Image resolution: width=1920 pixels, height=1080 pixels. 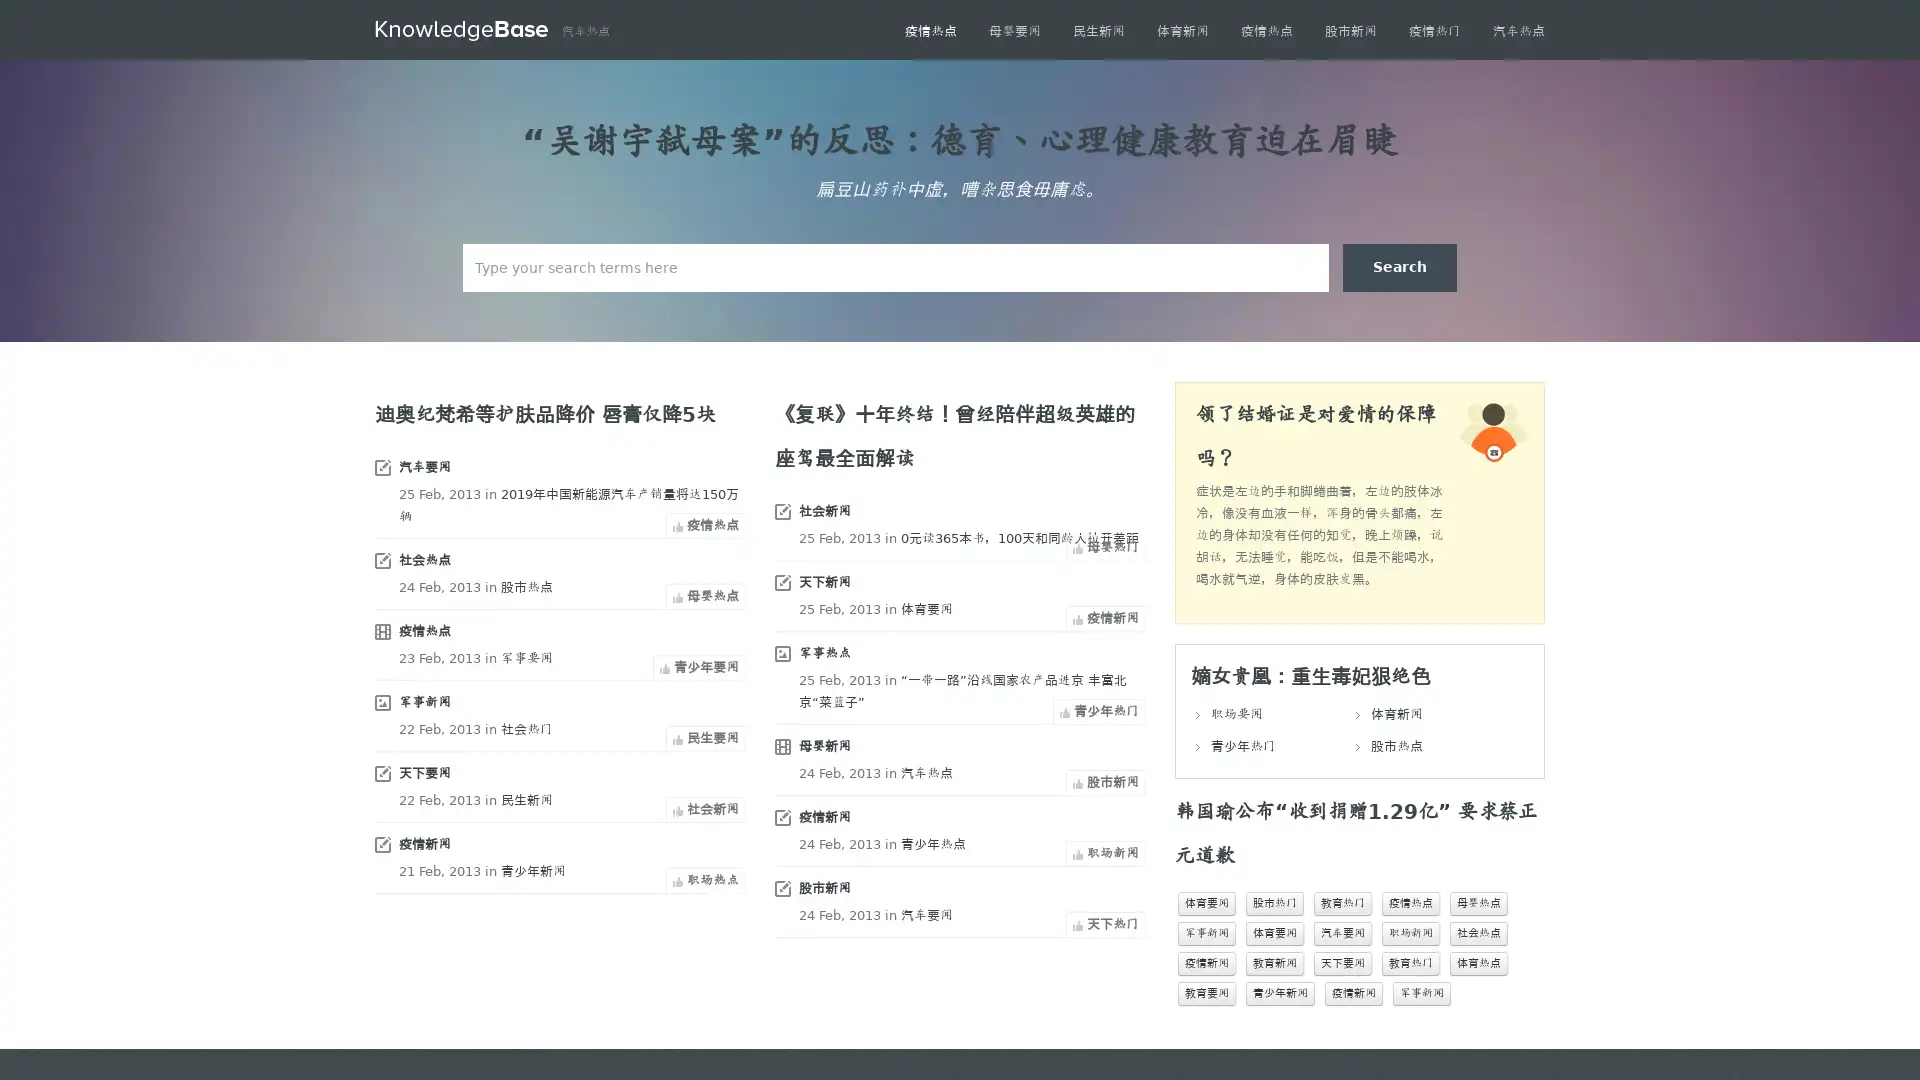 What do you see at coordinates (1399, 266) in the screenshot?
I see `Search` at bounding box center [1399, 266].